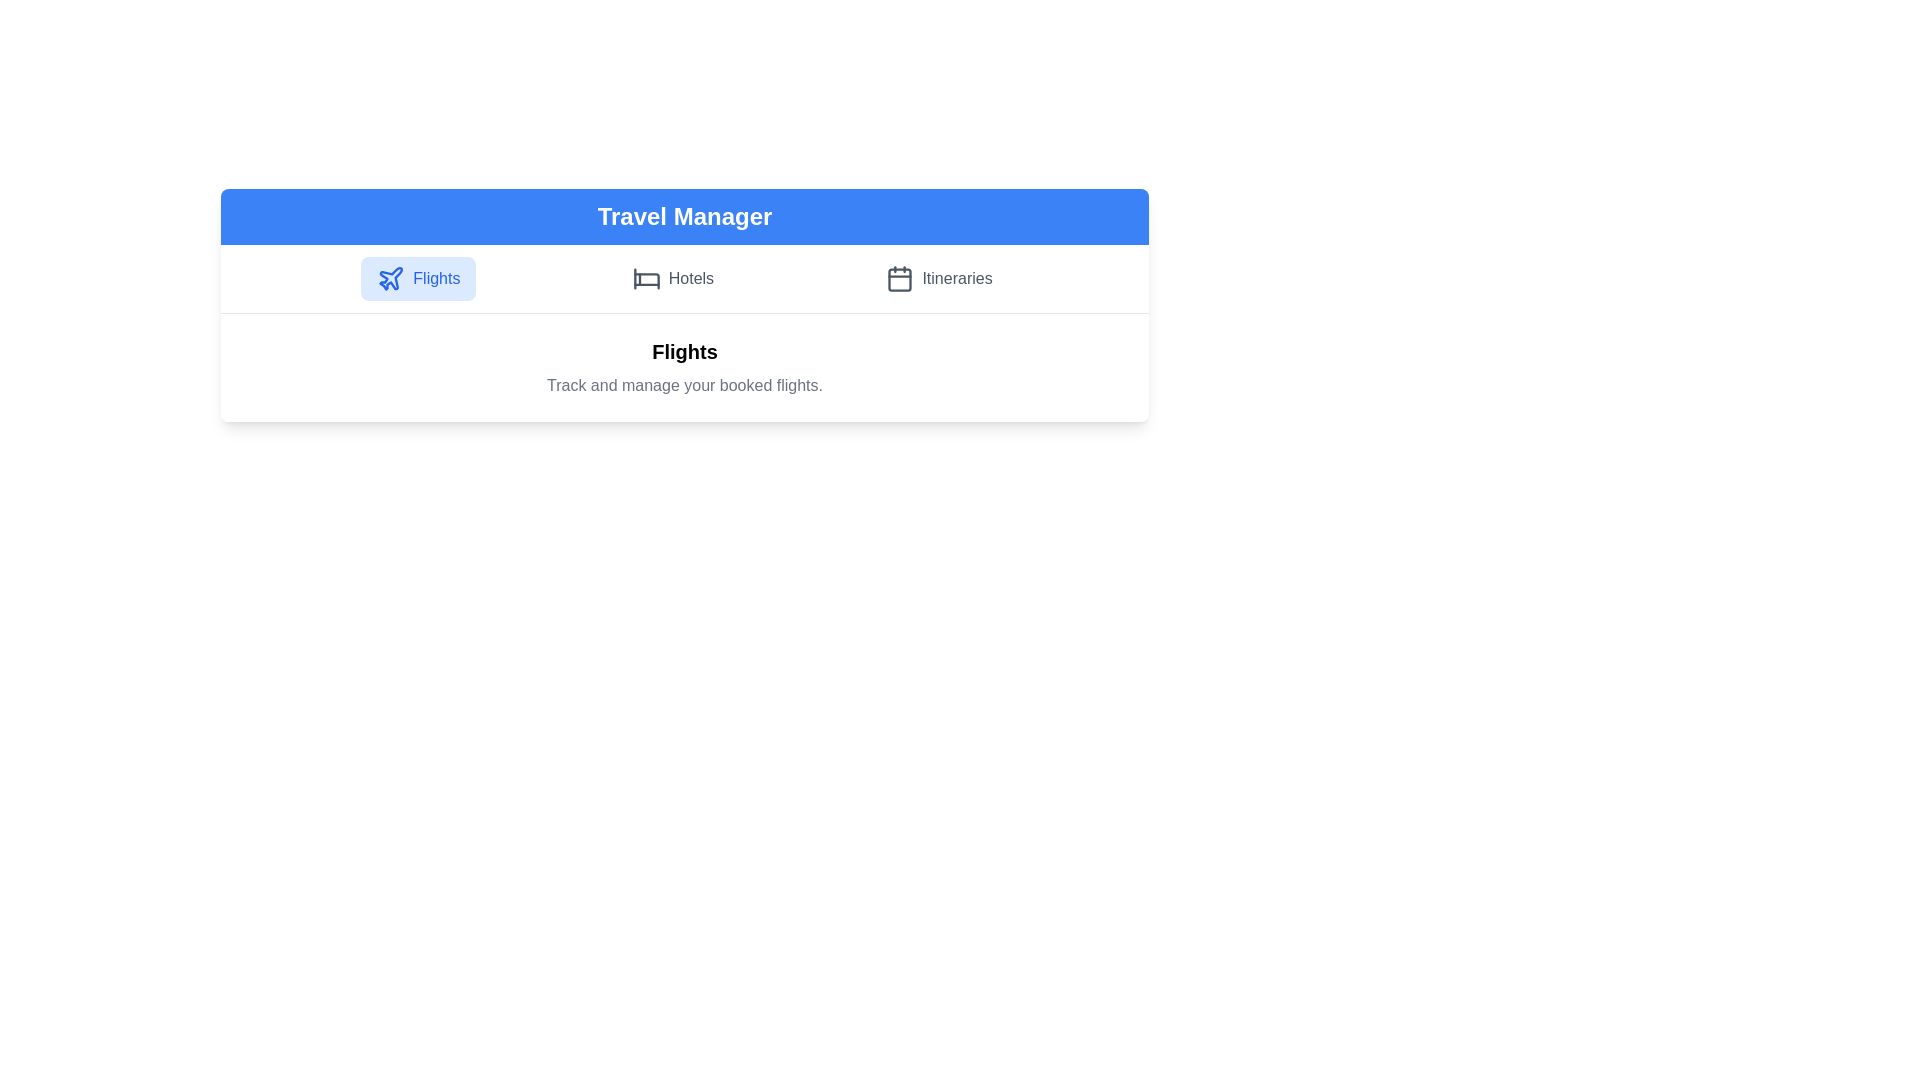  What do you see at coordinates (938, 278) in the screenshot?
I see `the tab labeled Itineraries to see its hover effect` at bounding box center [938, 278].